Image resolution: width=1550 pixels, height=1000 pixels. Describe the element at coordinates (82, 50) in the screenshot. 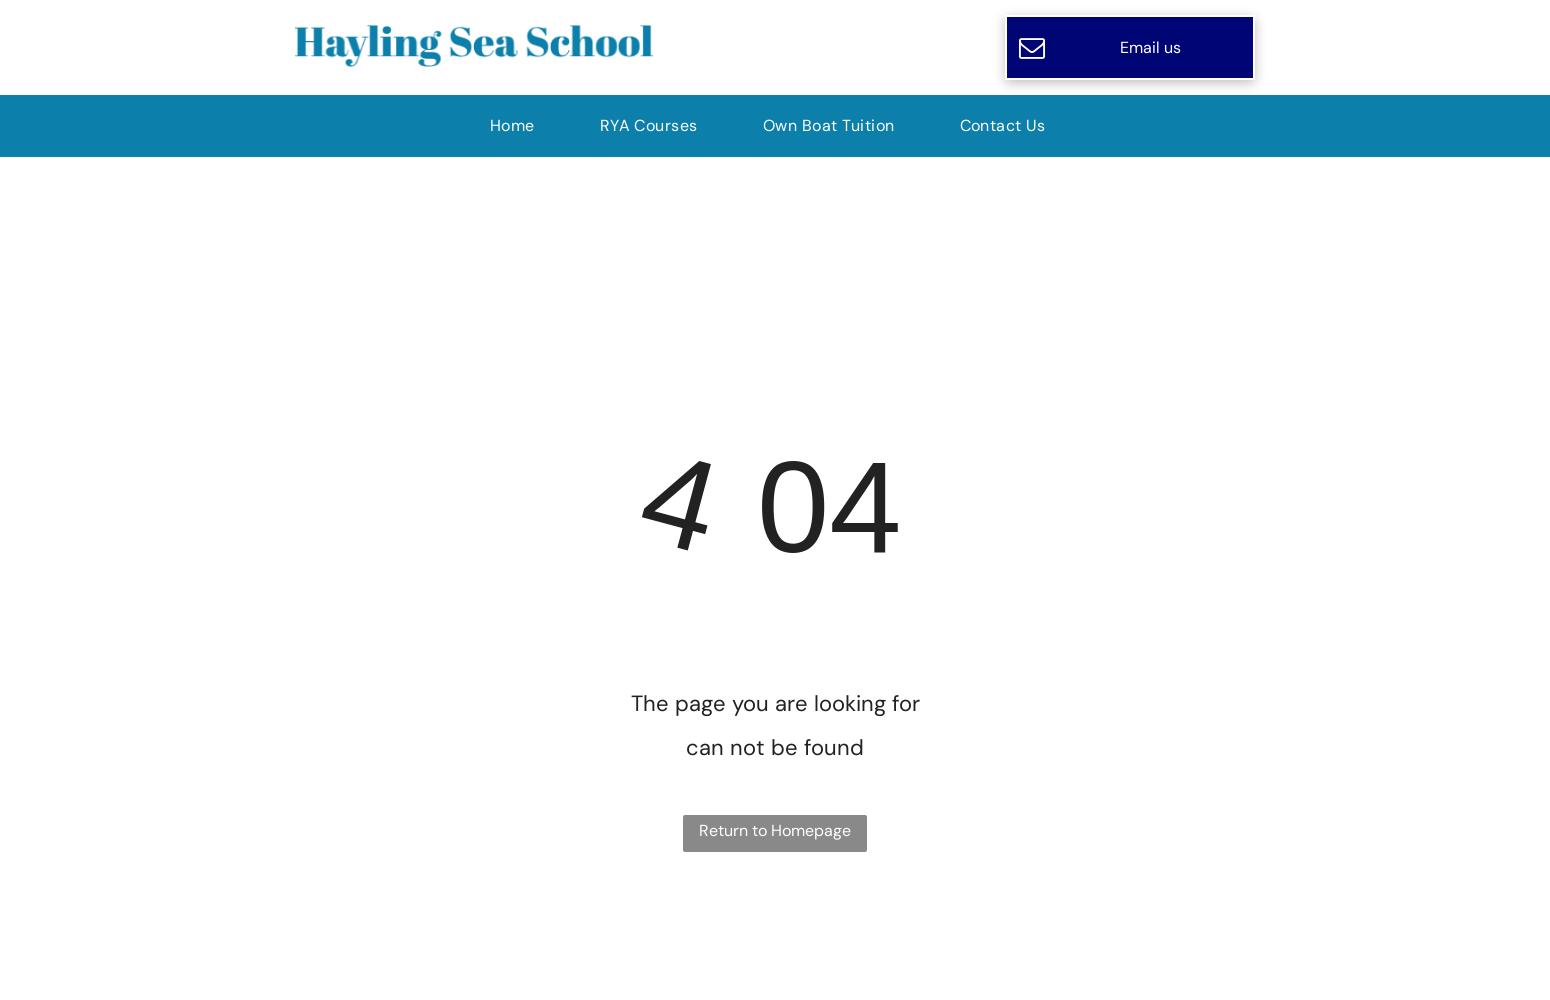

I see `'Share by:'` at that location.